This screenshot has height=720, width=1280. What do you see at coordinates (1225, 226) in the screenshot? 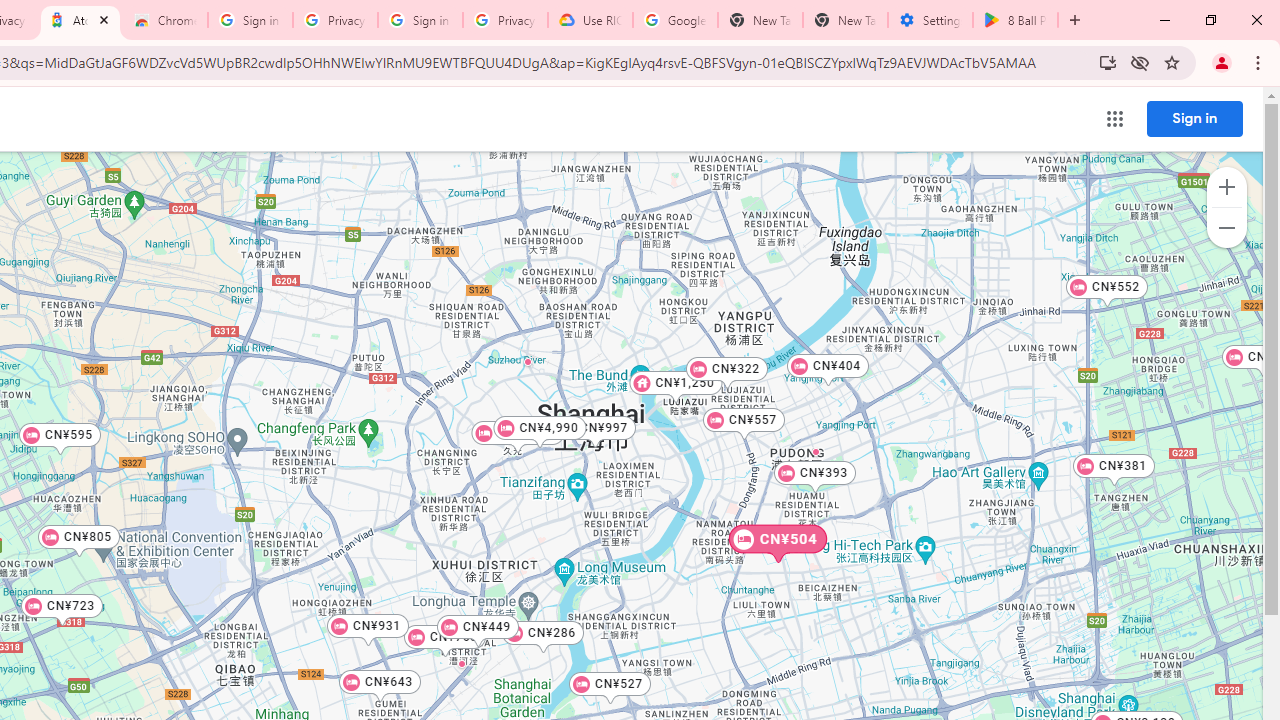
I see `'Zoom out map'` at bounding box center [1225, 226].